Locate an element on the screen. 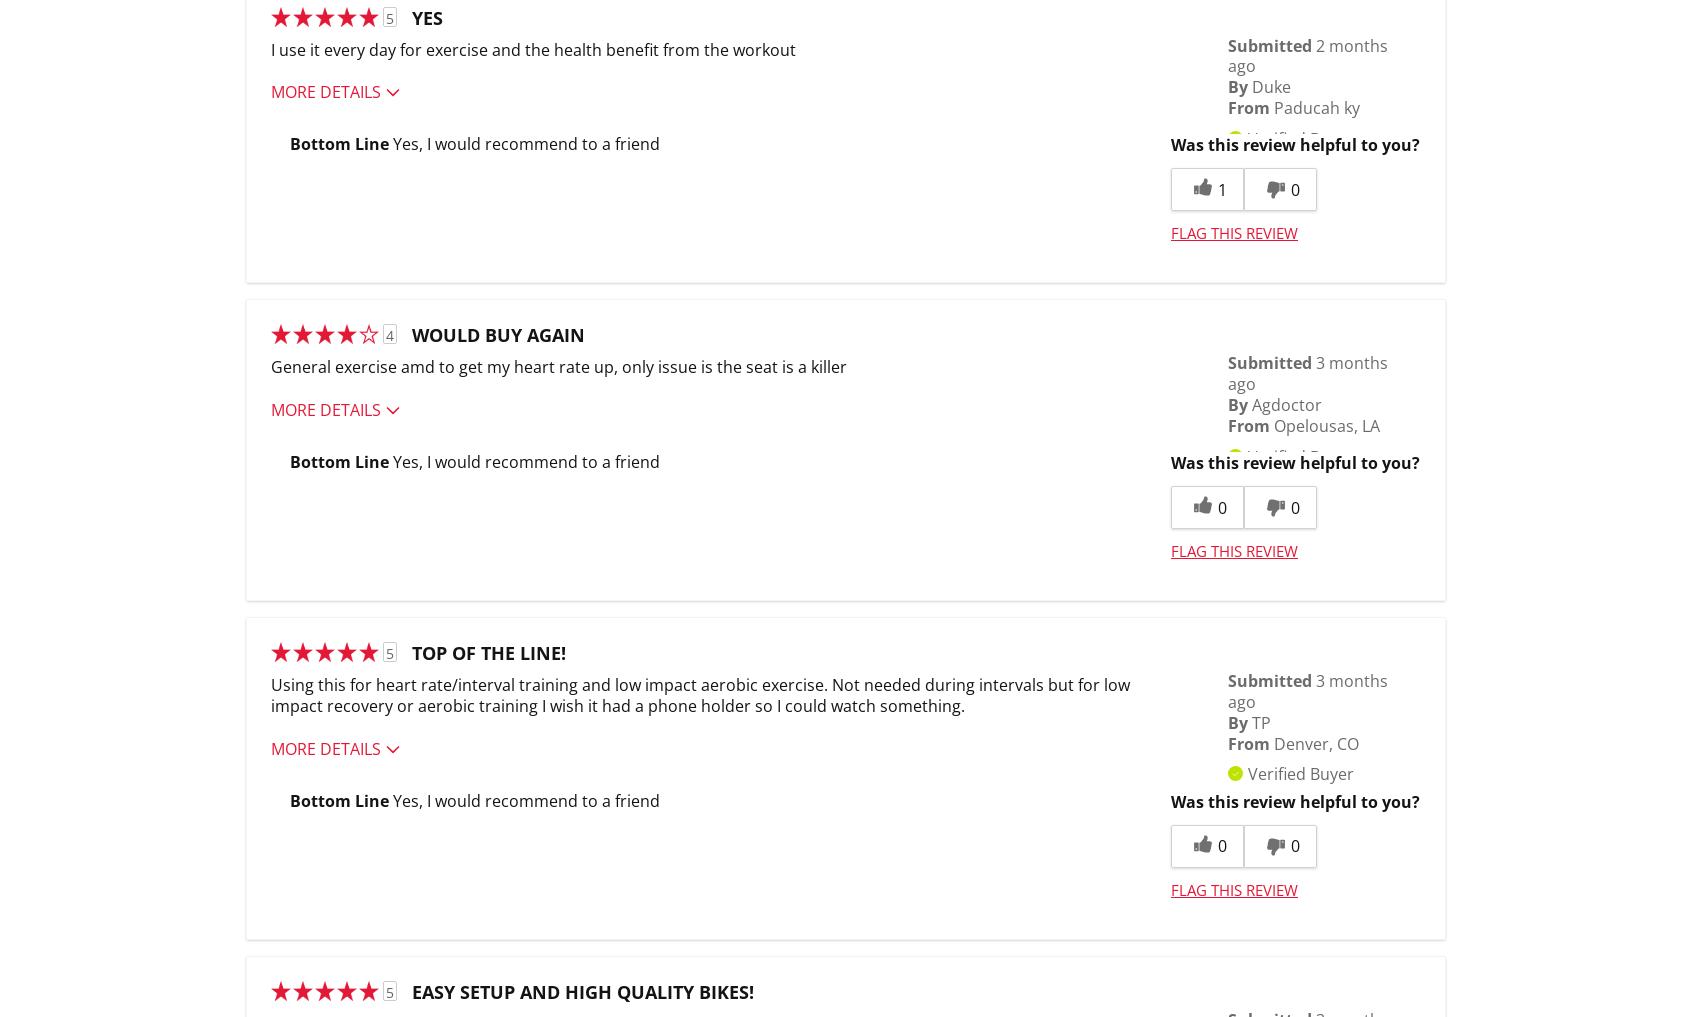 The image size is (1692, 1017). 'Yes' is located at coordinates (426, 15).